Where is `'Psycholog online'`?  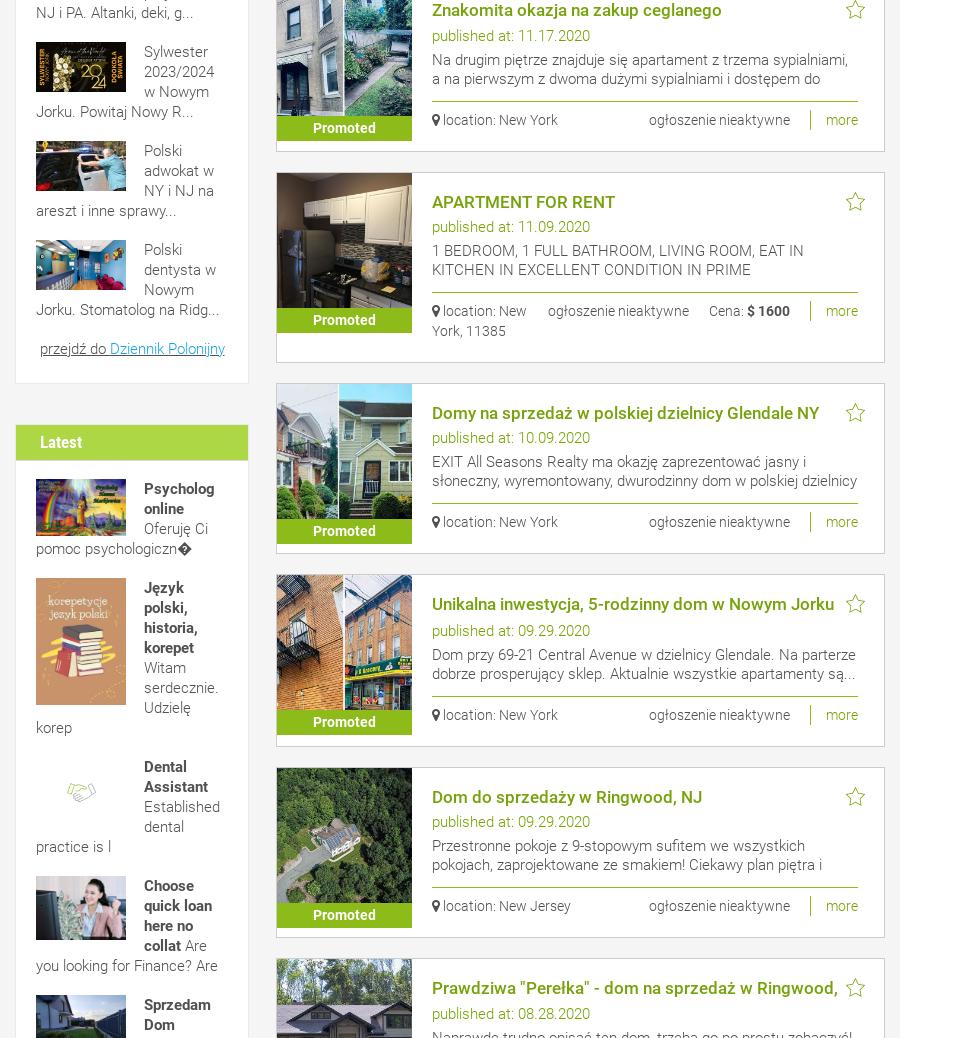
'Psycholog online' is located at coordinates (179, 498).